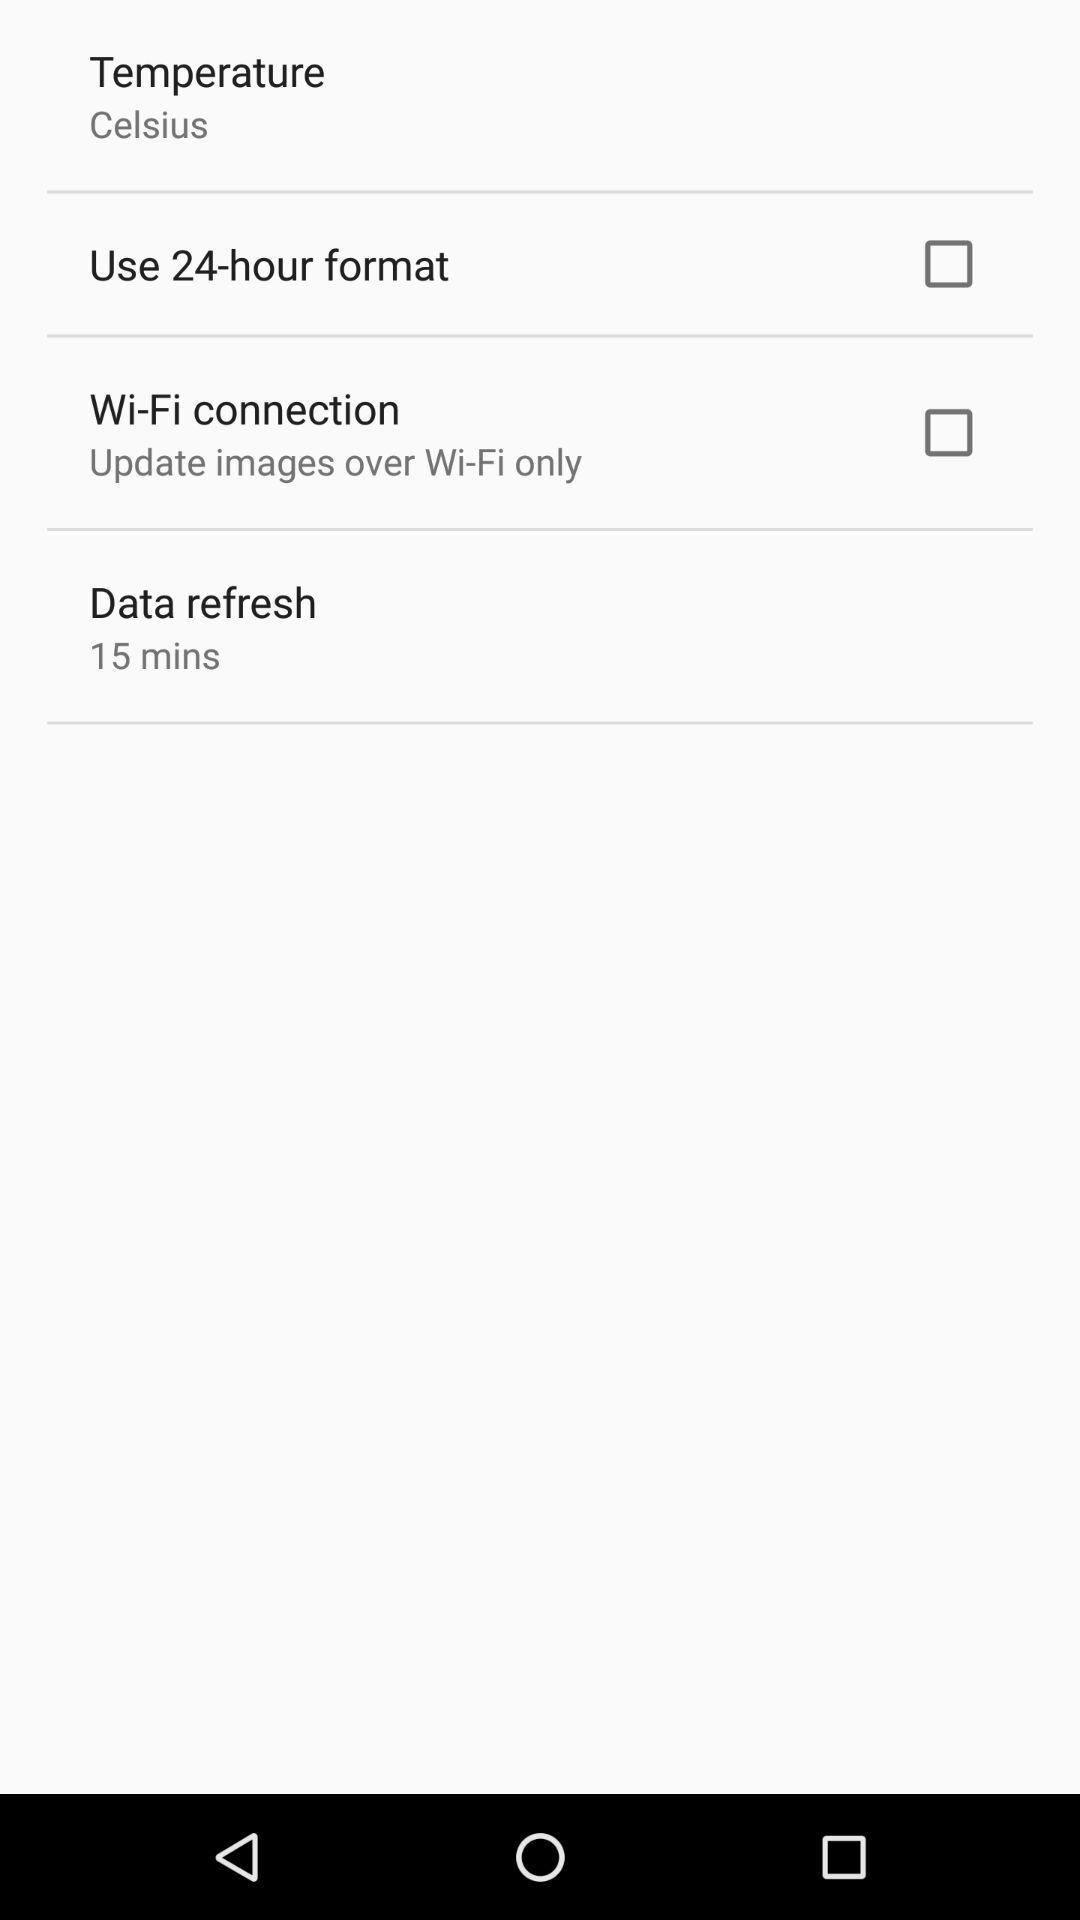  I want to click on update images over item, so click(334, 460).